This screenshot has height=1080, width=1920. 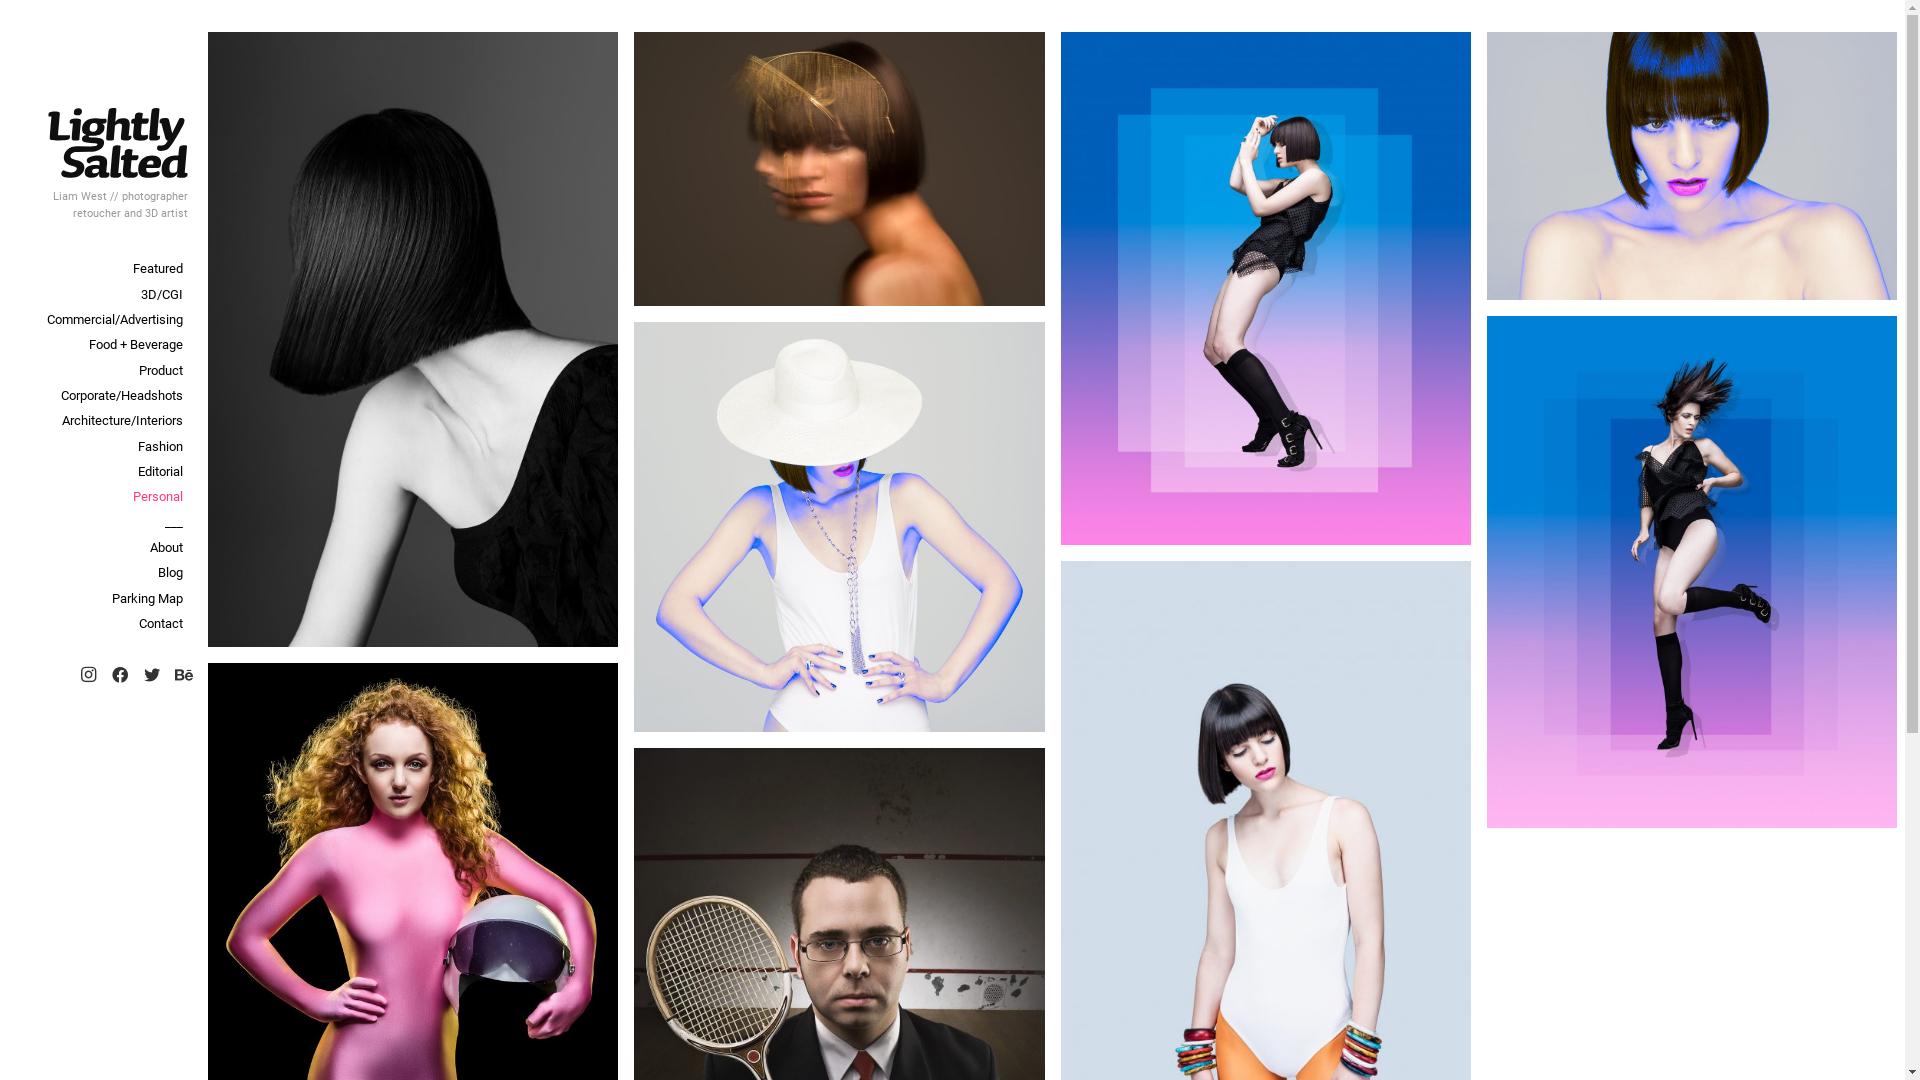 I want to click on 'Food + Beverage', so click(x=99, y=343).